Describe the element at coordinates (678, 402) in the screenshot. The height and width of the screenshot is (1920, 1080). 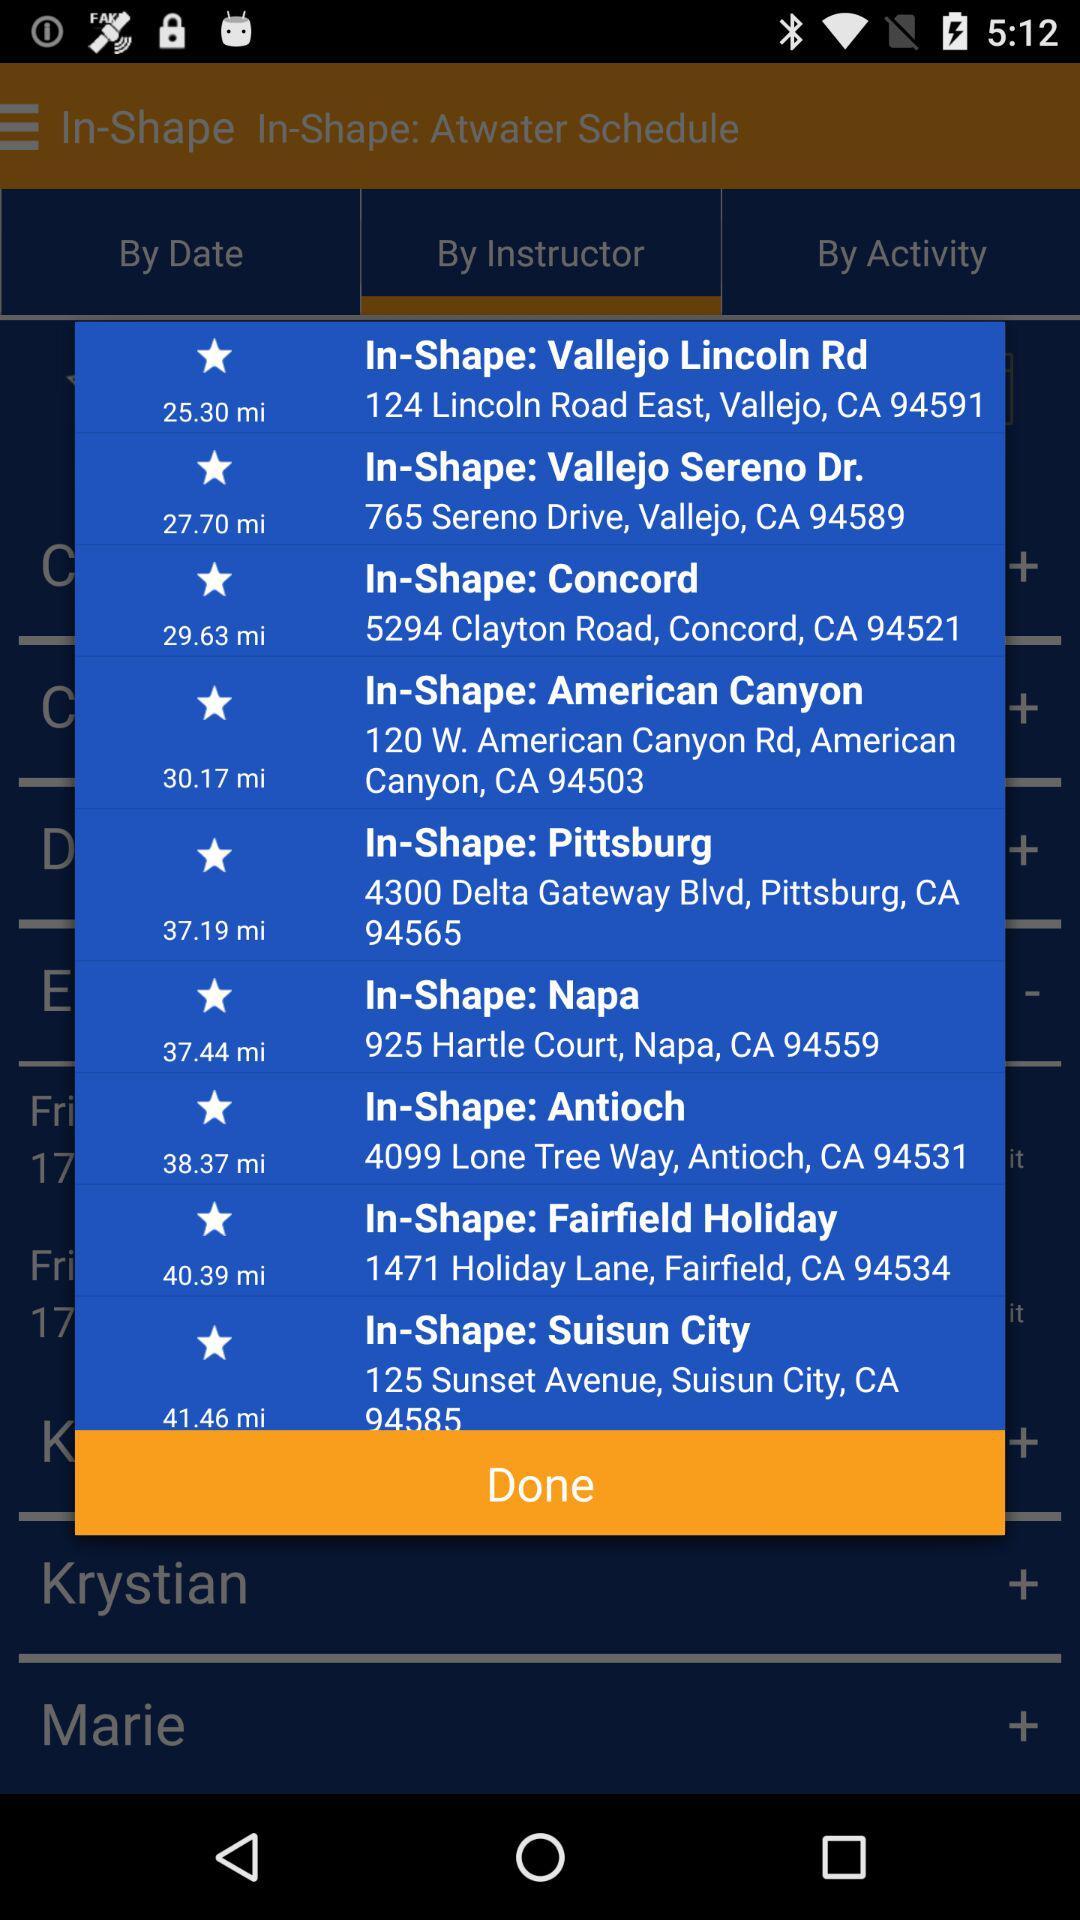
I see `124 lincoln road item` at that location.